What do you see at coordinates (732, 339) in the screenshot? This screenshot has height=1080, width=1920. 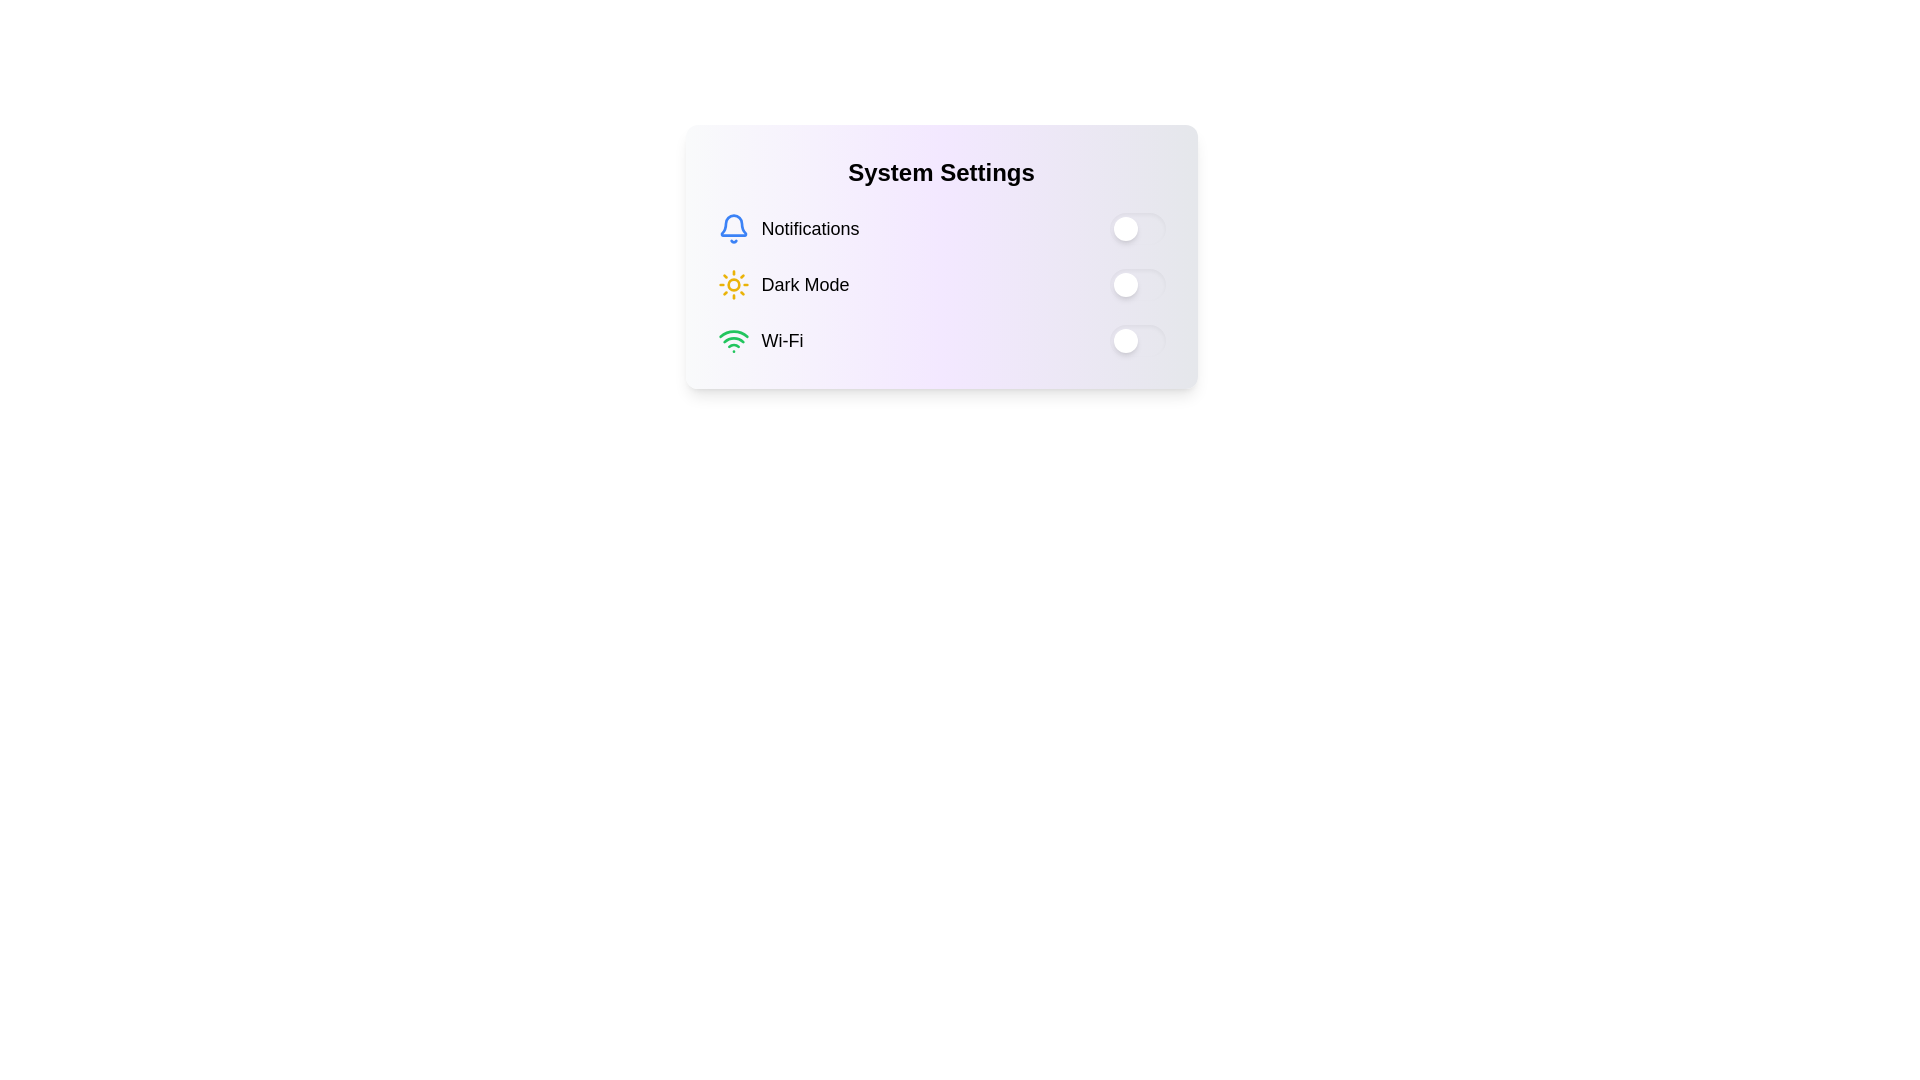 I see `the middle arc of the Wi-Fi icon, which represents connectivity options` at bounding box center [732, 339].